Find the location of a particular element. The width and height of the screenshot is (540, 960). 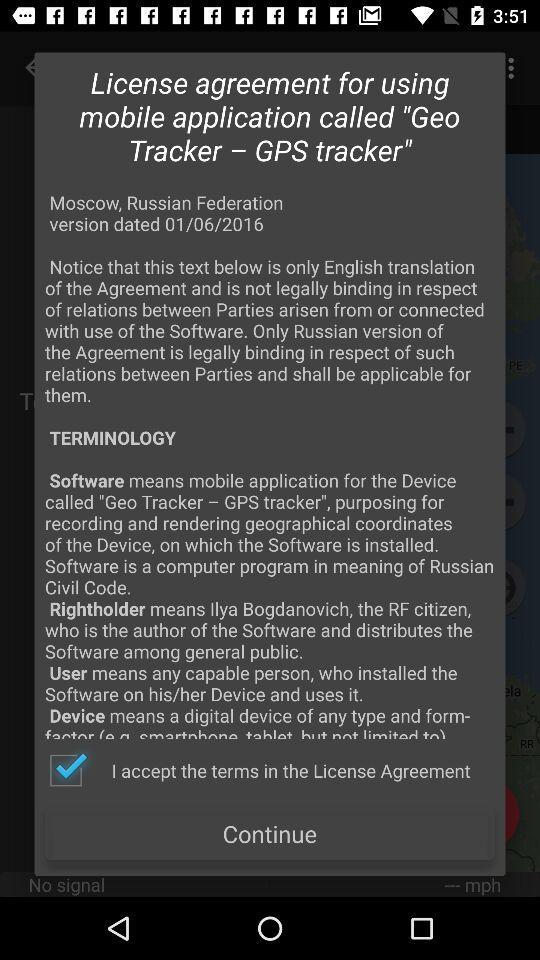

the icon below the license agreement for app is located at coordinates (270, 464).